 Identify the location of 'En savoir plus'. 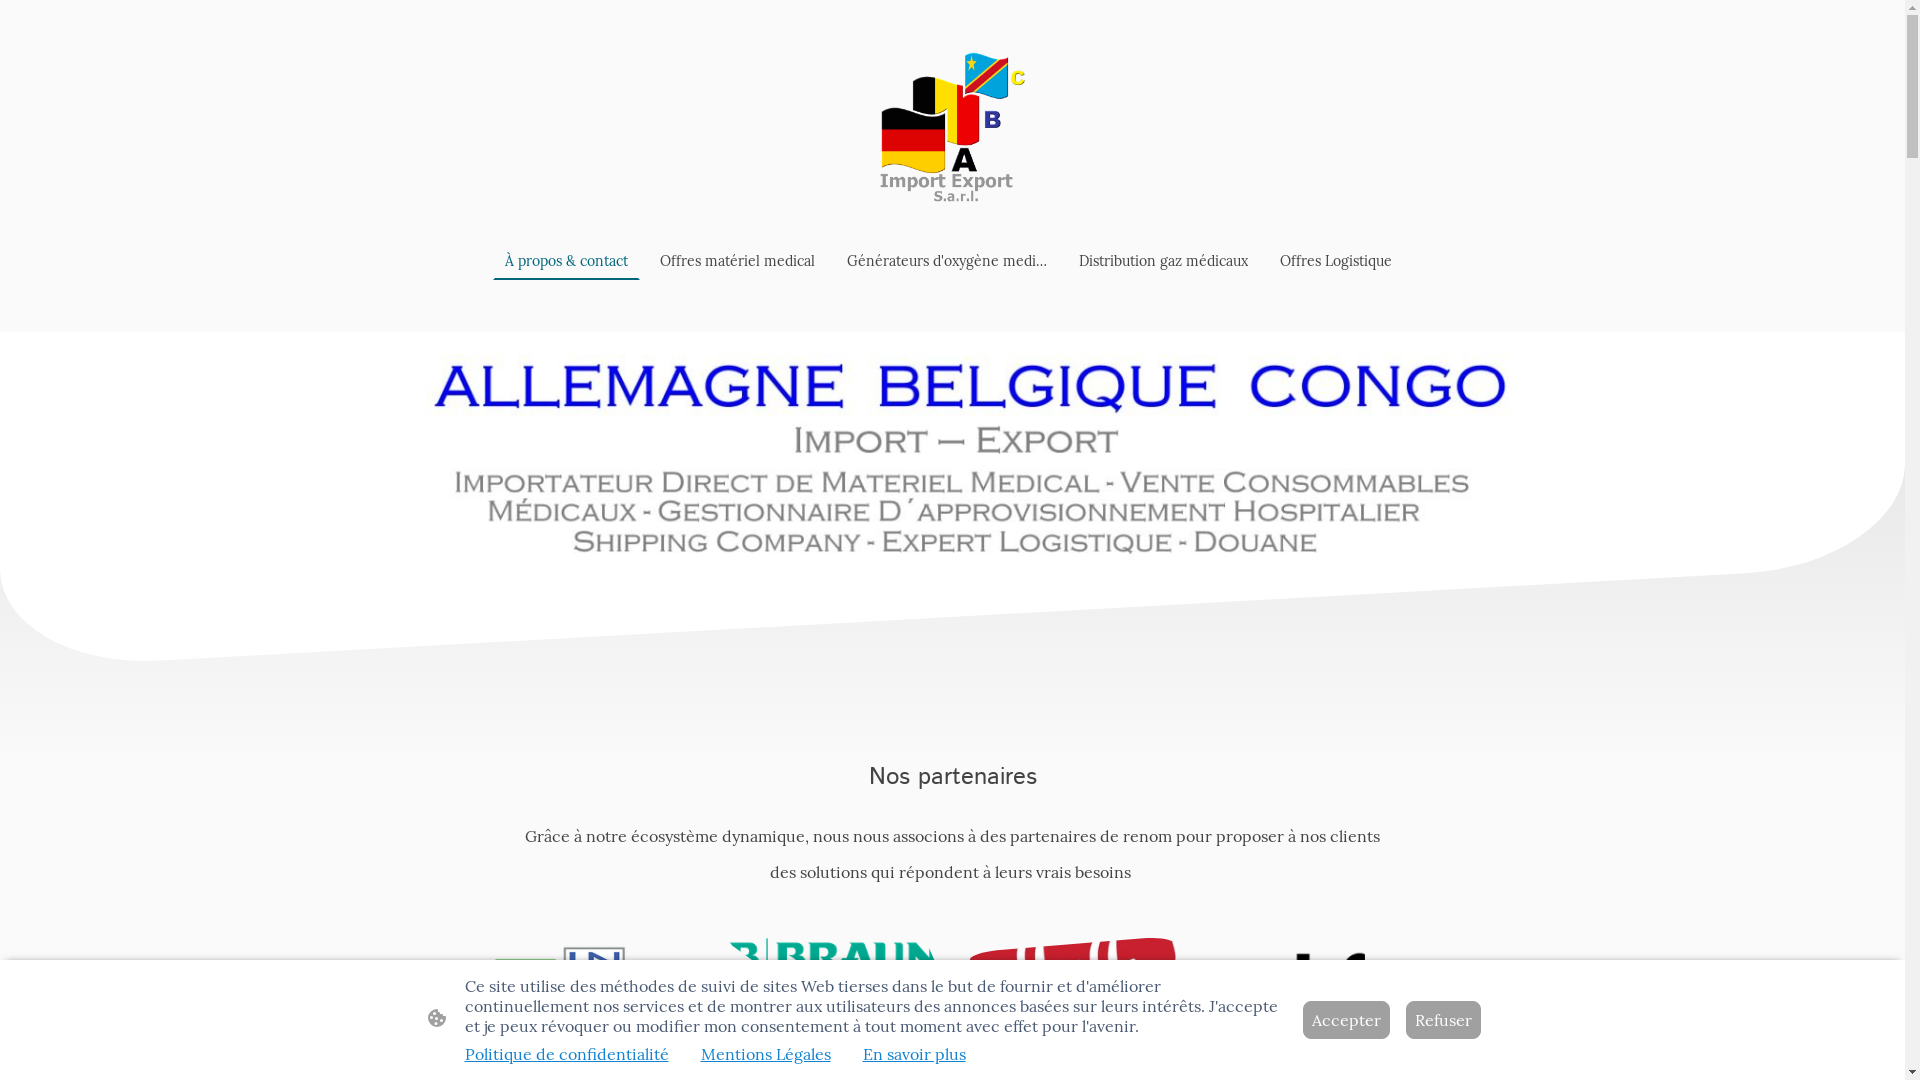
(912, 1052).